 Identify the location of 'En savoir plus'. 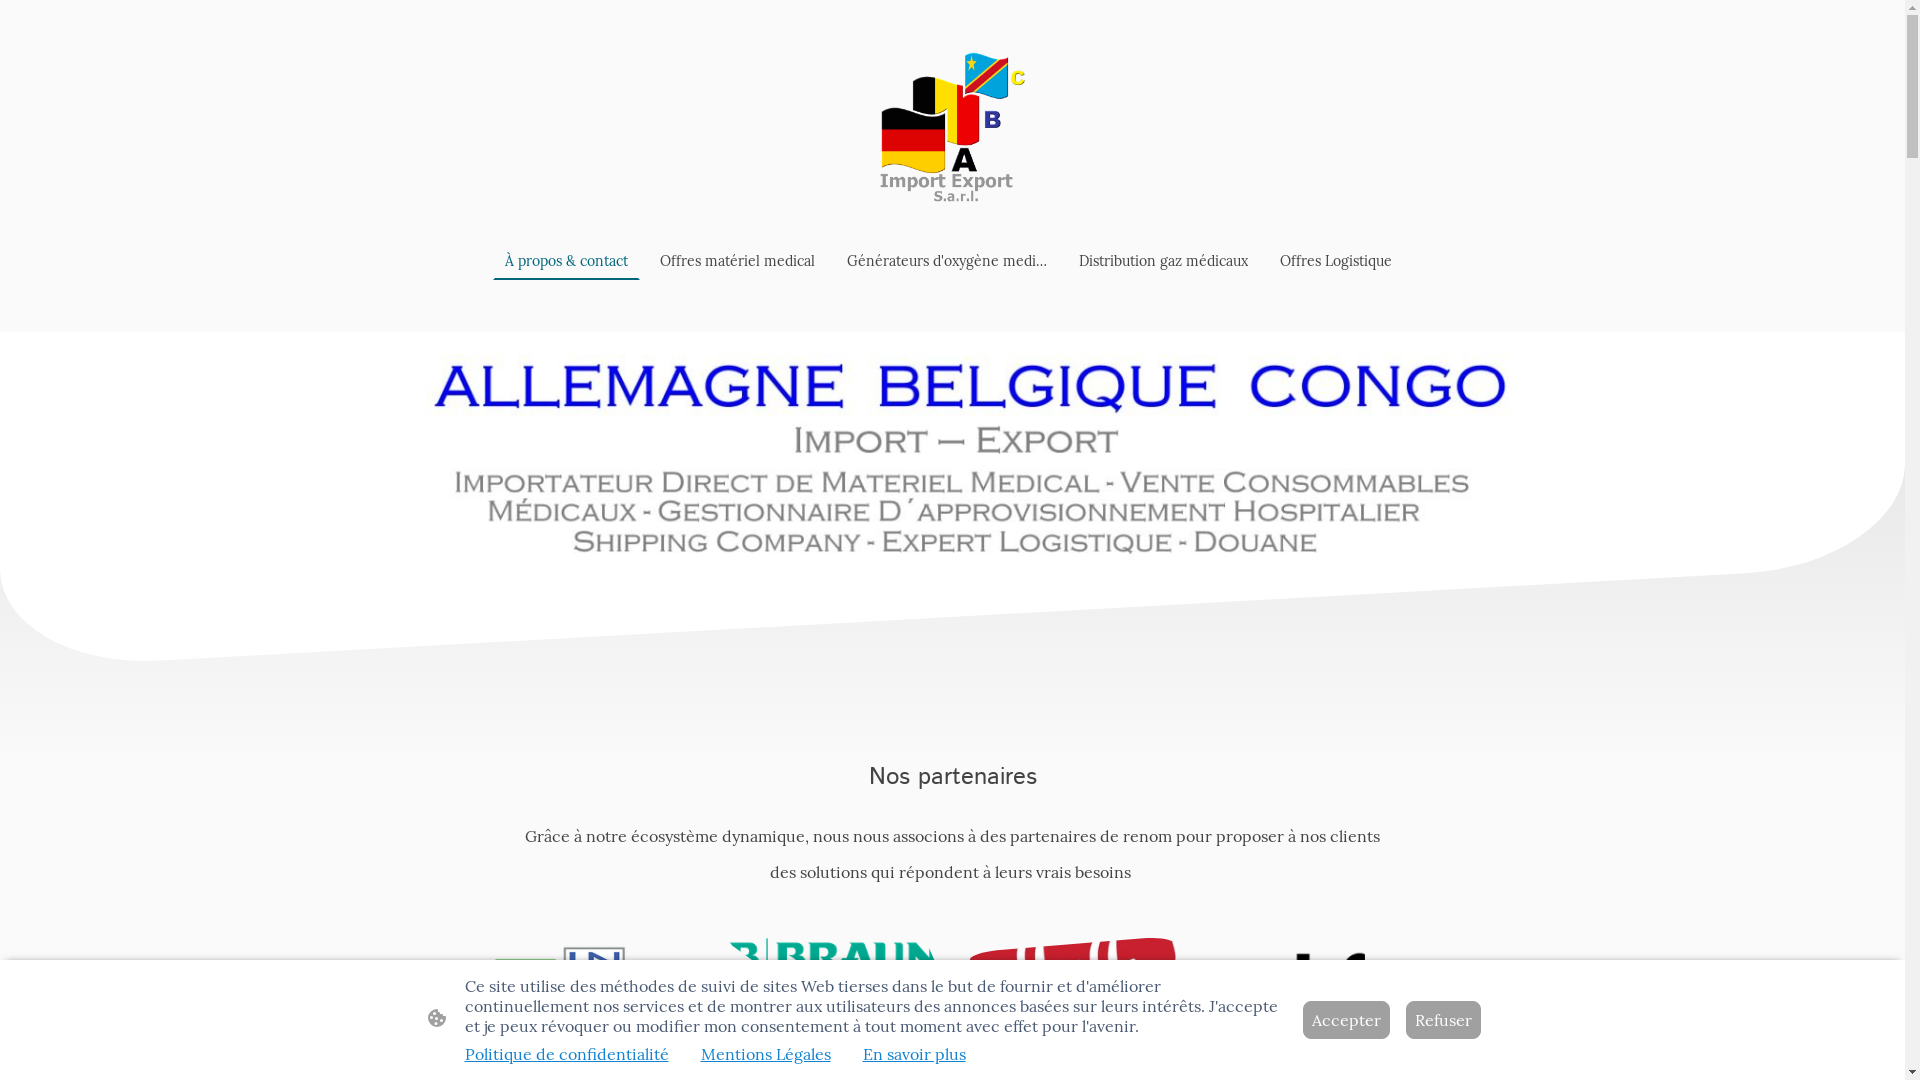
(912, 1052).